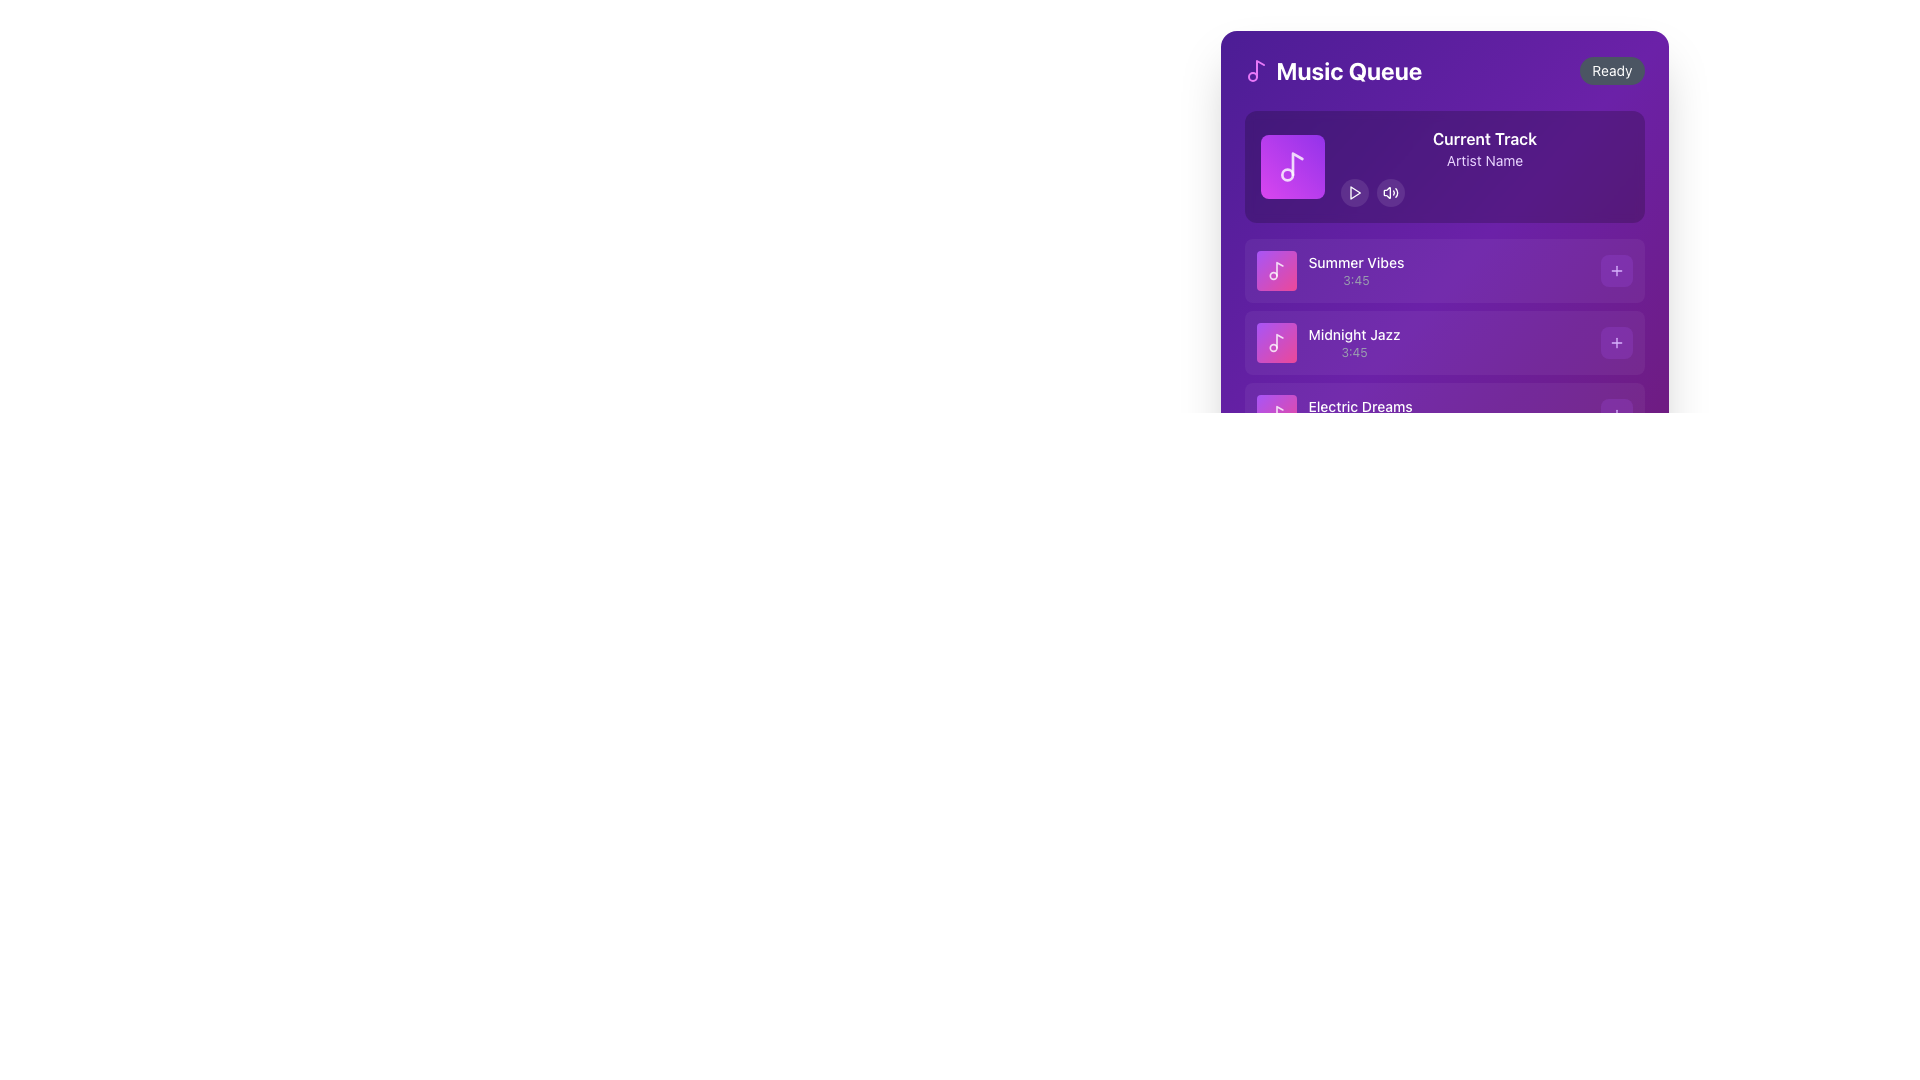 The width and height of the screenshot is (1920, 1080). What do you see at coordinates (1444, 414) in the screenshot?
I see `the text of the song 'Electric Dreams' in the list item` at bounding box center [1444, 414].